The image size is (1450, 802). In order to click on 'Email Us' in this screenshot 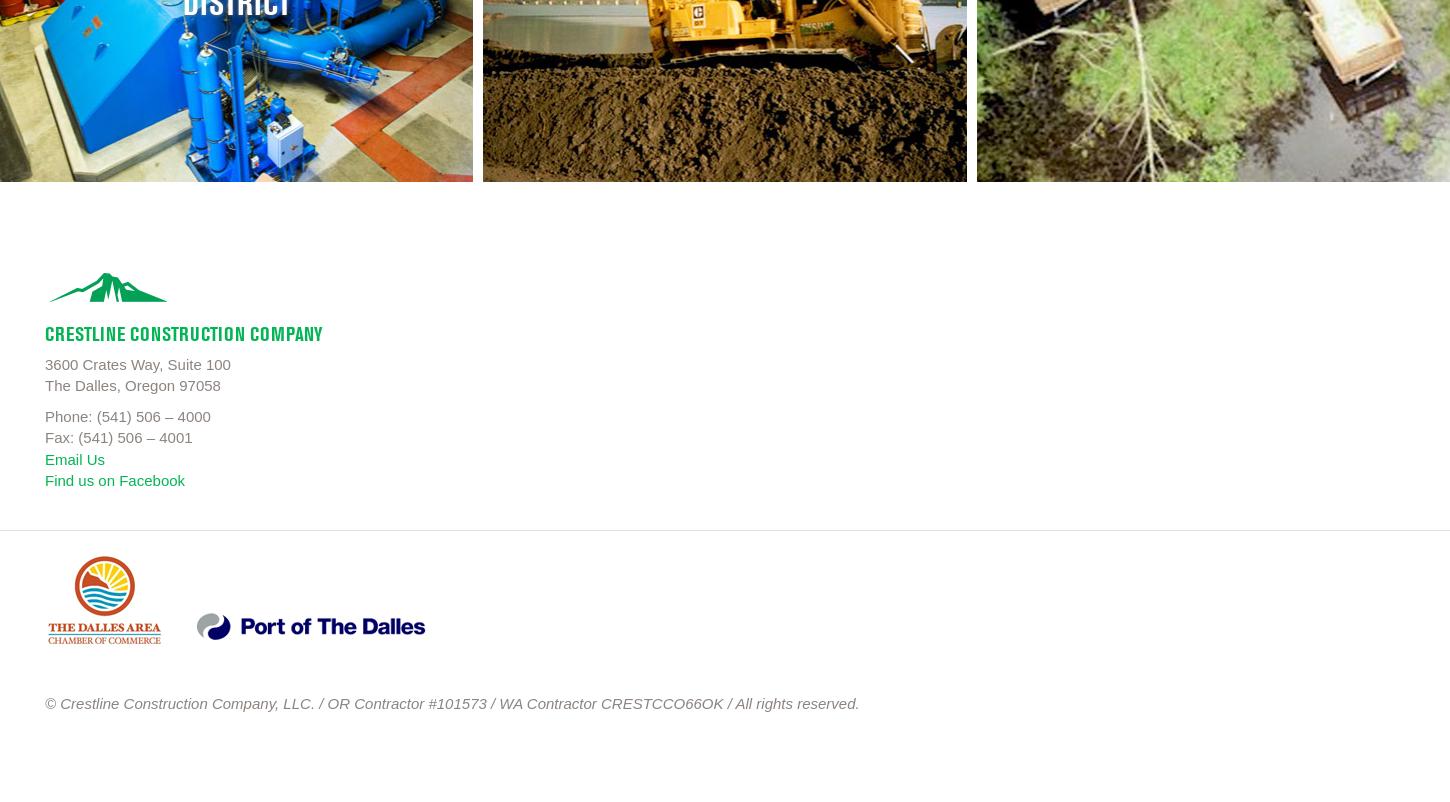, I will do `click(74, 457)`.